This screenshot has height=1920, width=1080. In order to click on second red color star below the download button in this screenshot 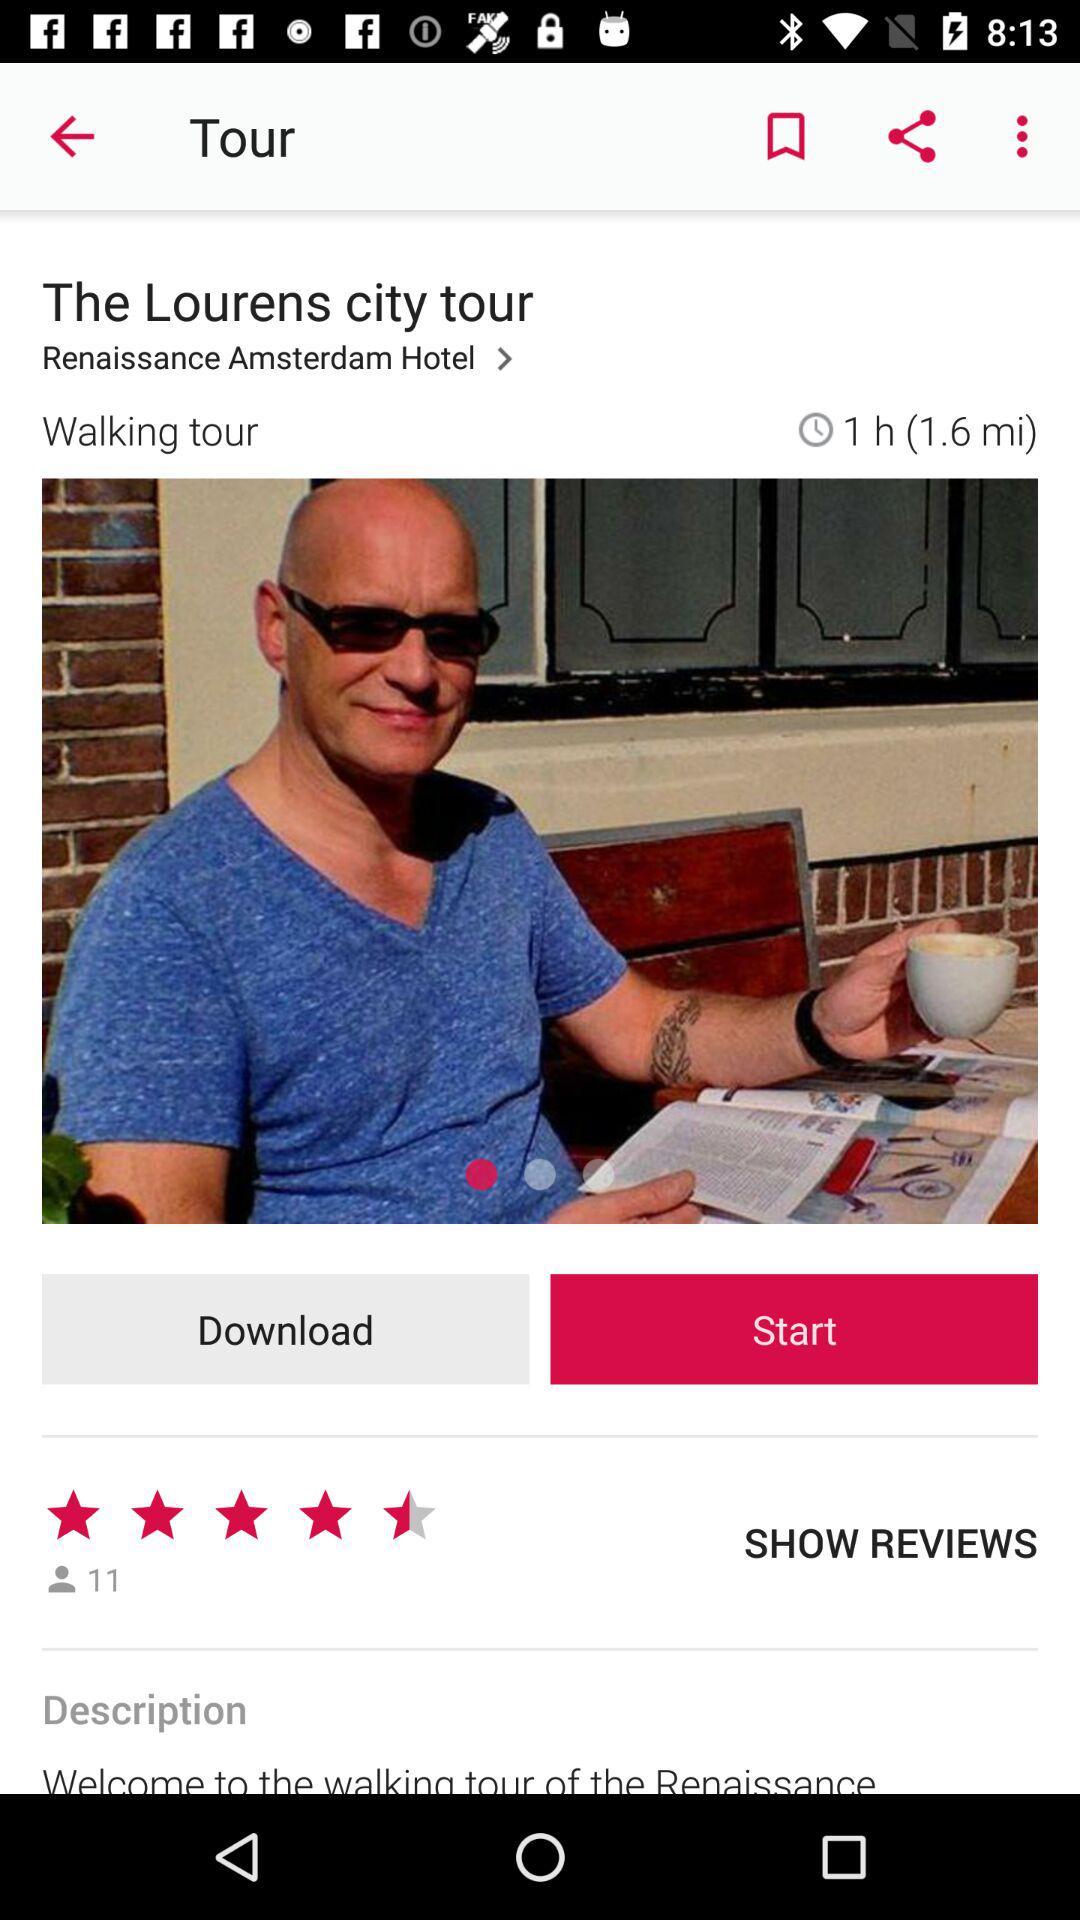, I will do `click(156, 1515)`.